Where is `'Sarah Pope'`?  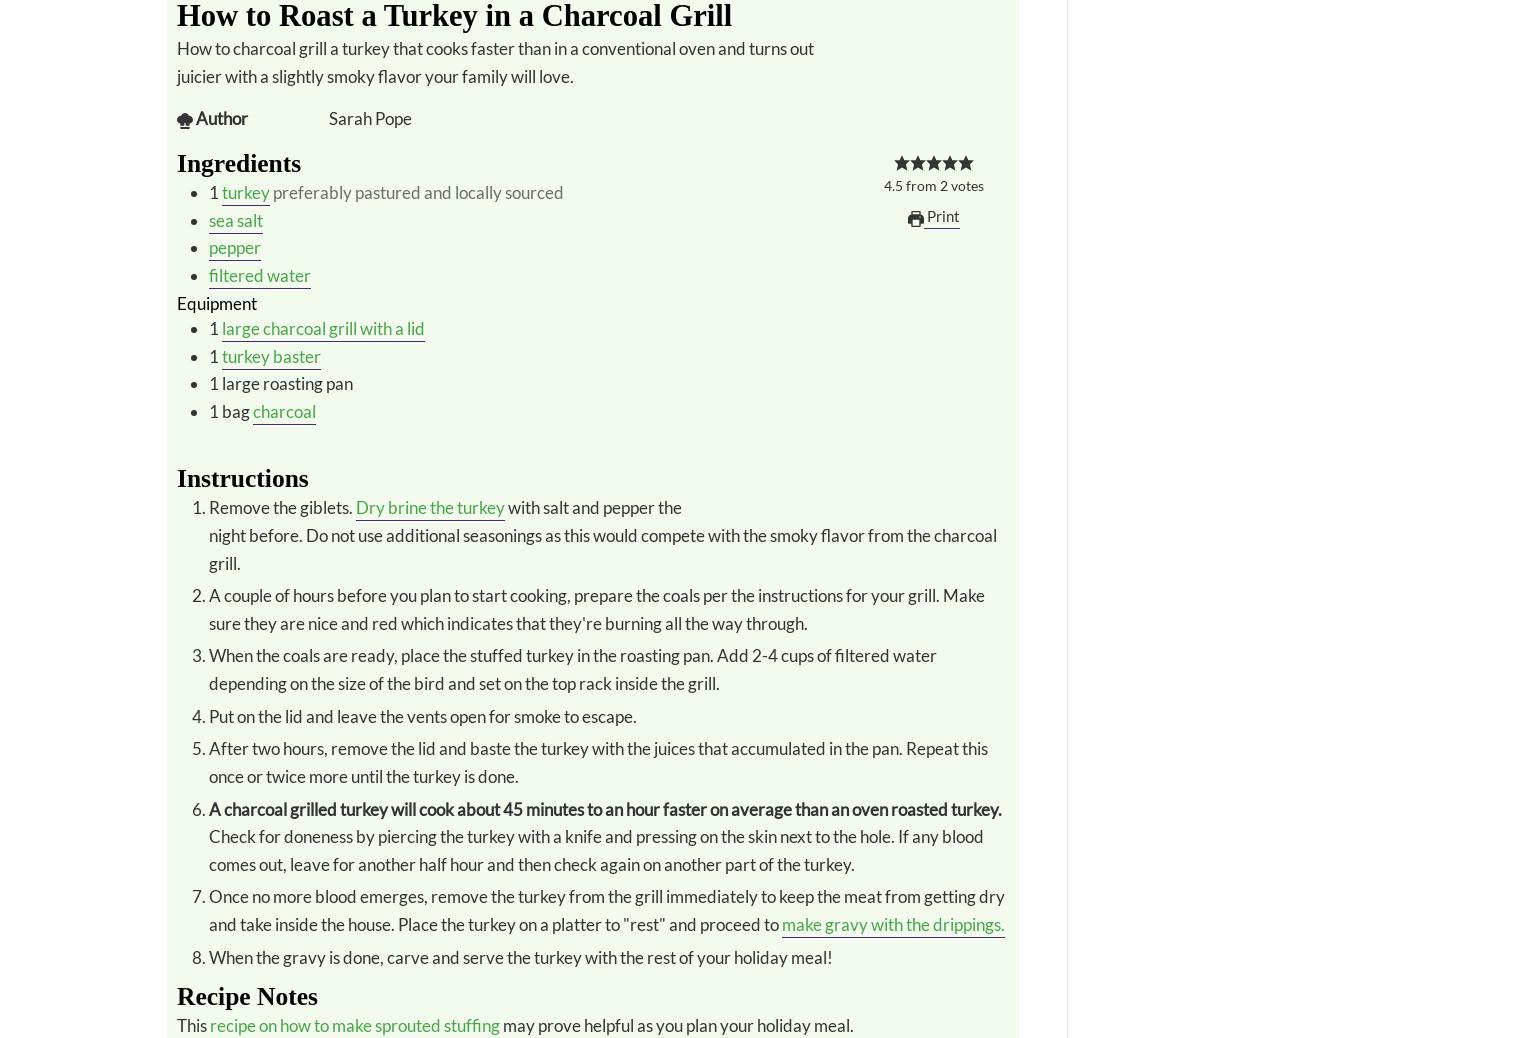 'Sarah Pope' is located at coordinates (370, 117).